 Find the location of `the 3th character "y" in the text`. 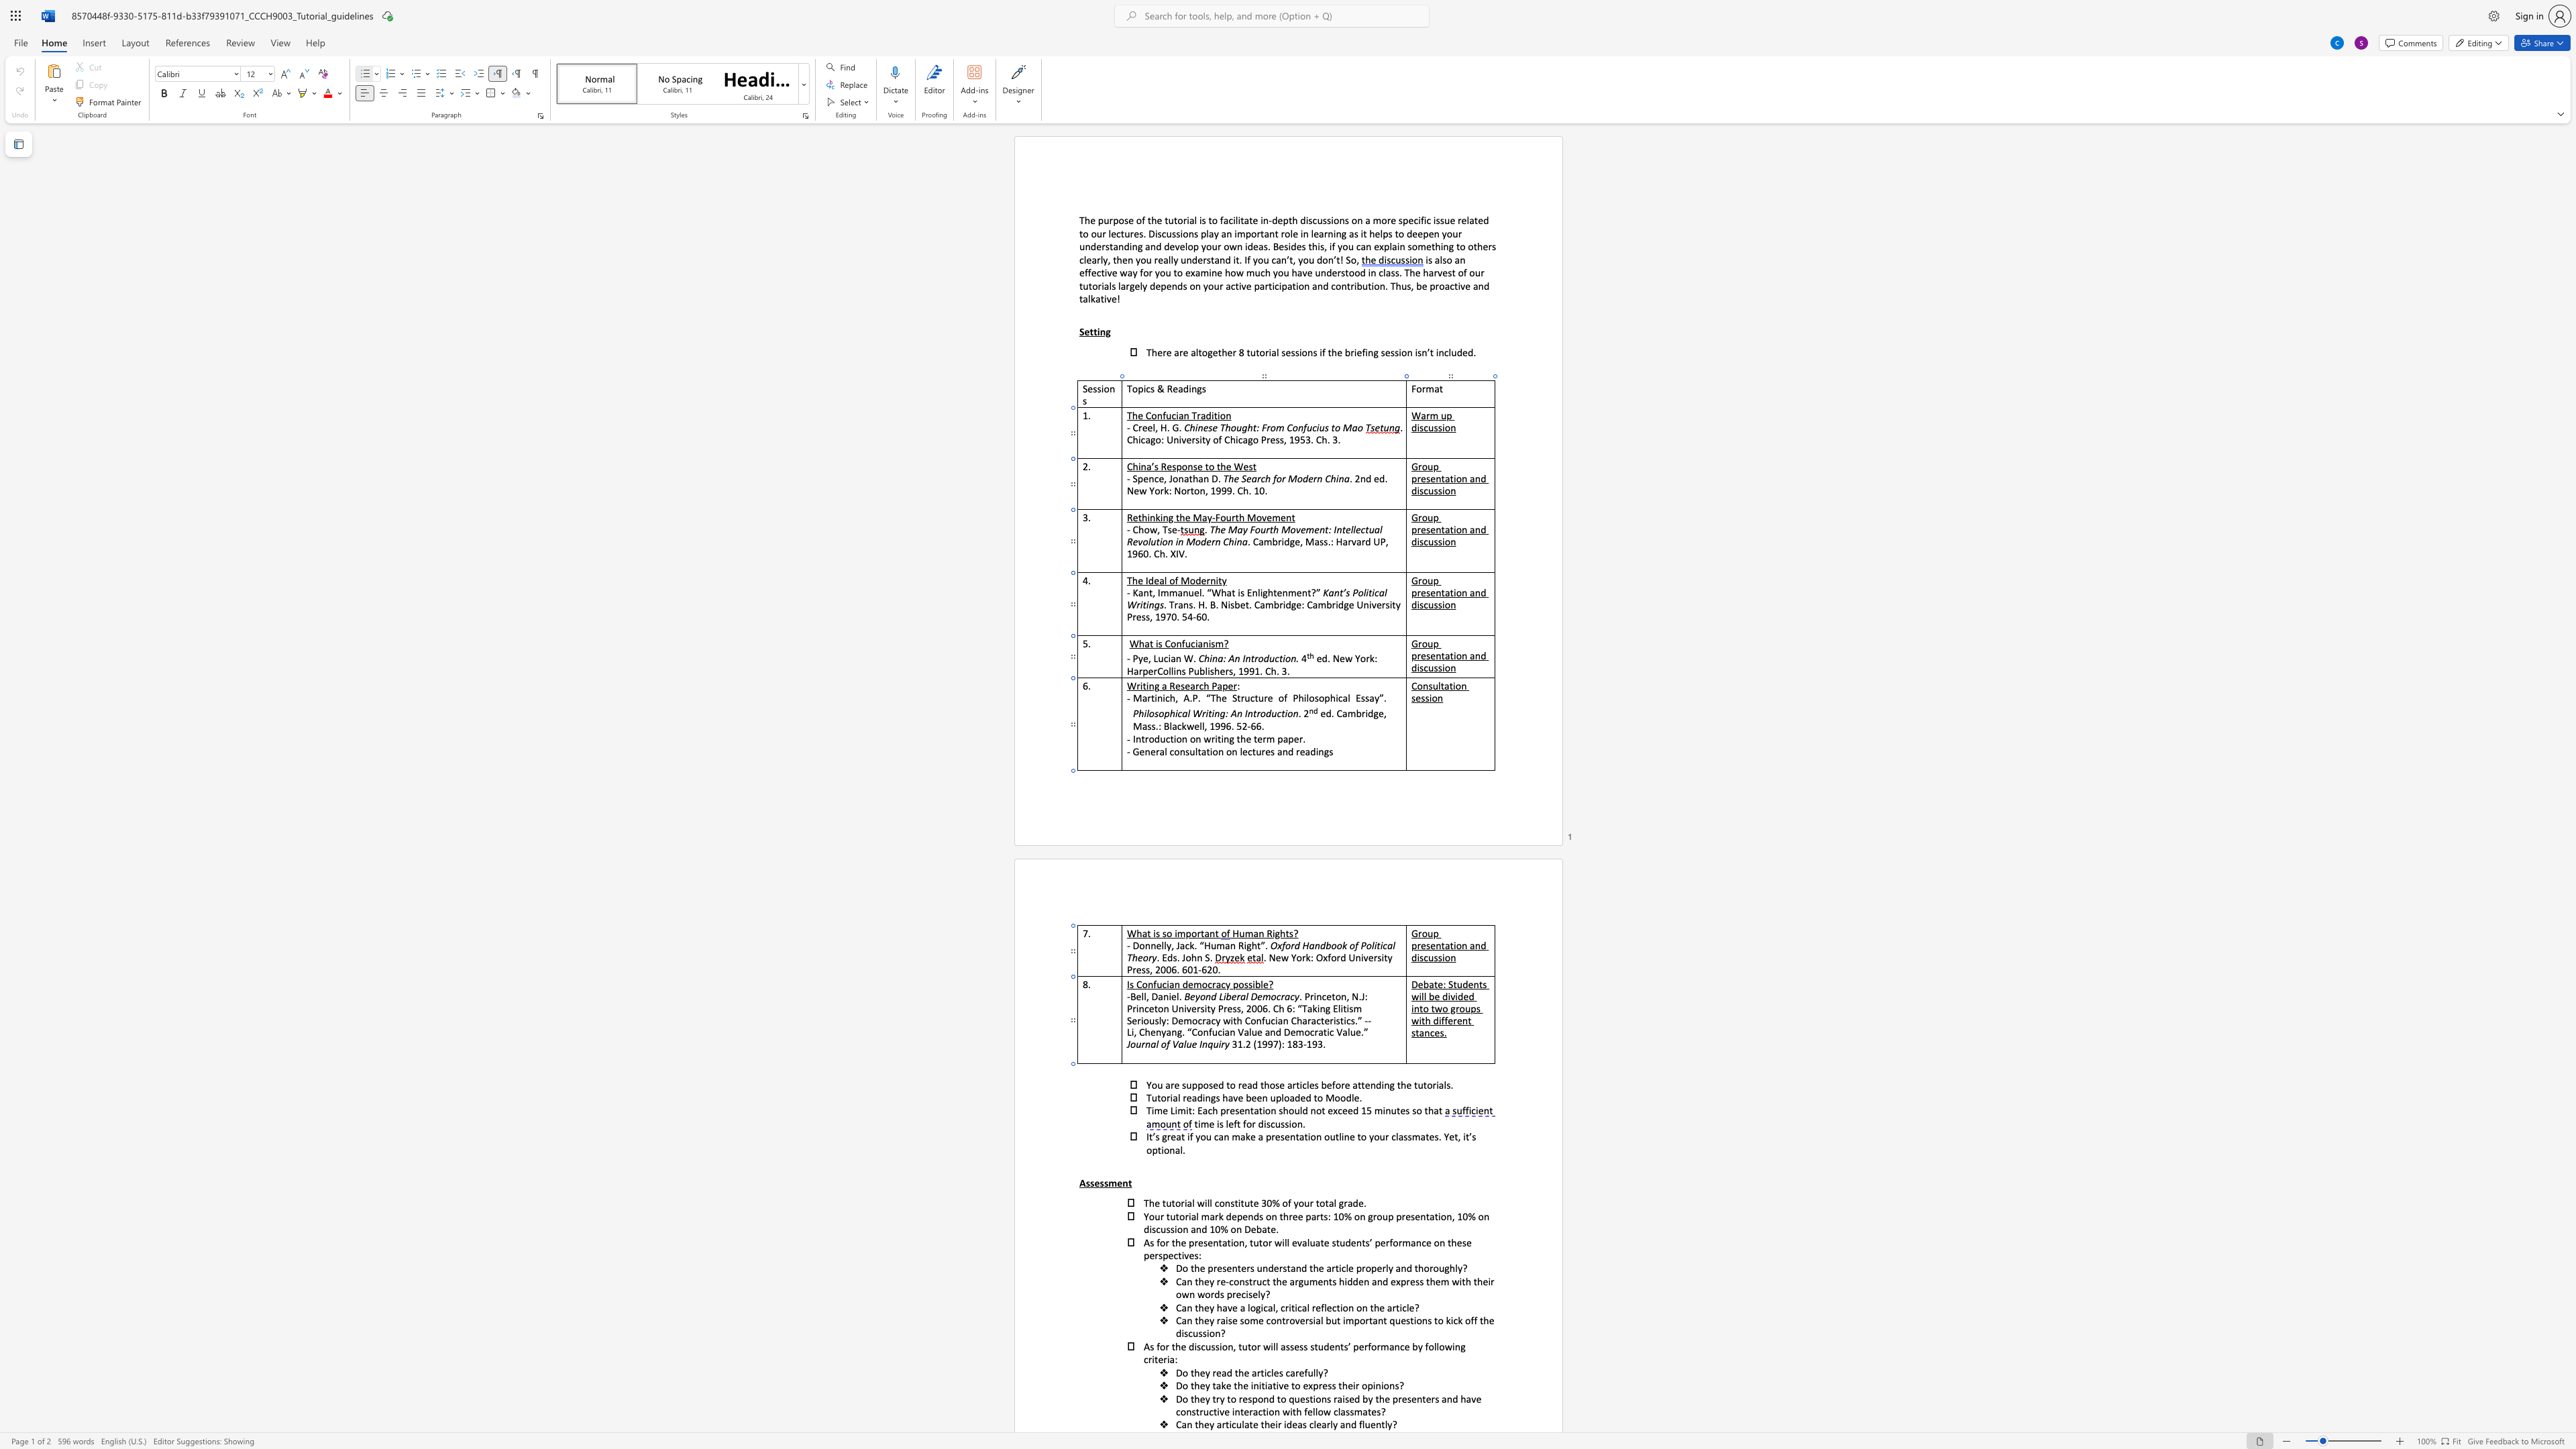

the 3th character "y" in the text is located at coordinates (1369, 1399).